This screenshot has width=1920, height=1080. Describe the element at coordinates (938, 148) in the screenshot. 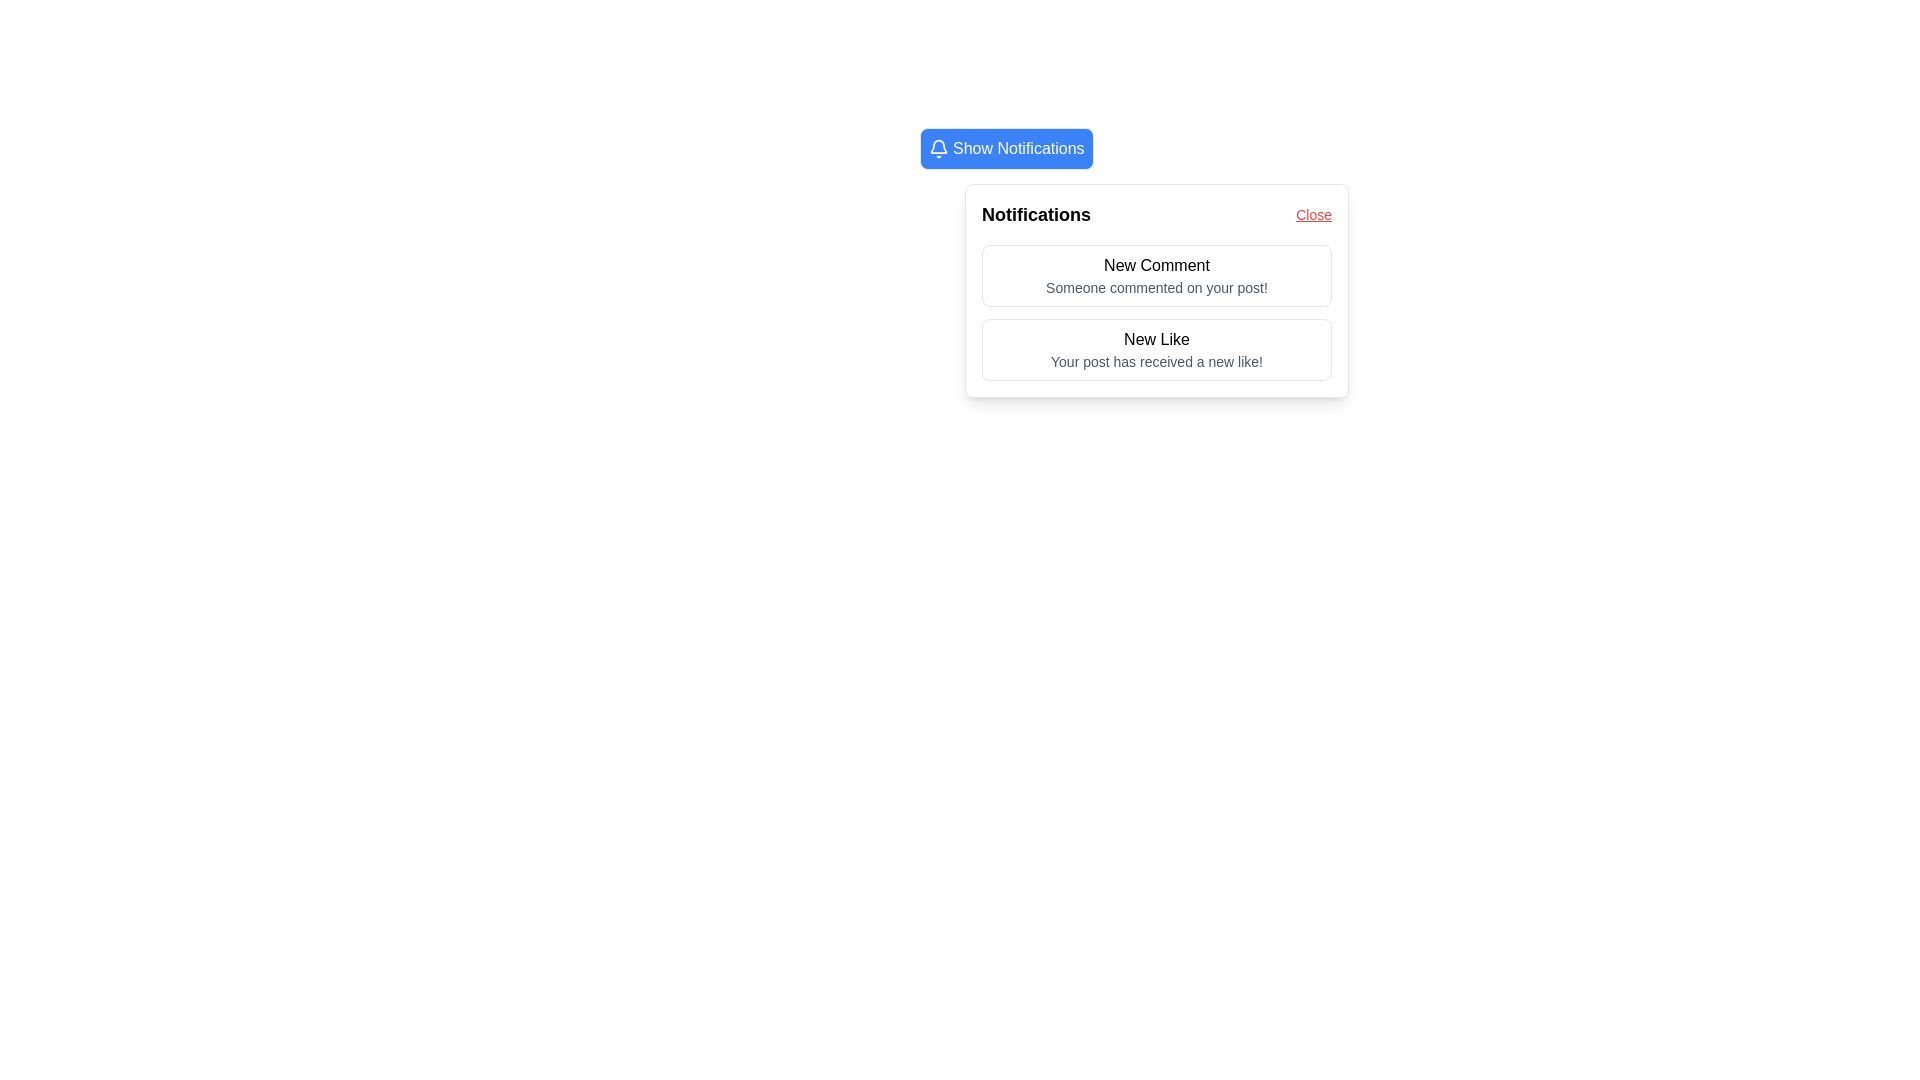

I see `the bell-shaped notification icon, which is located to the left of the 'Show Notifications' button, styled in blue with a circular outline` at that location.